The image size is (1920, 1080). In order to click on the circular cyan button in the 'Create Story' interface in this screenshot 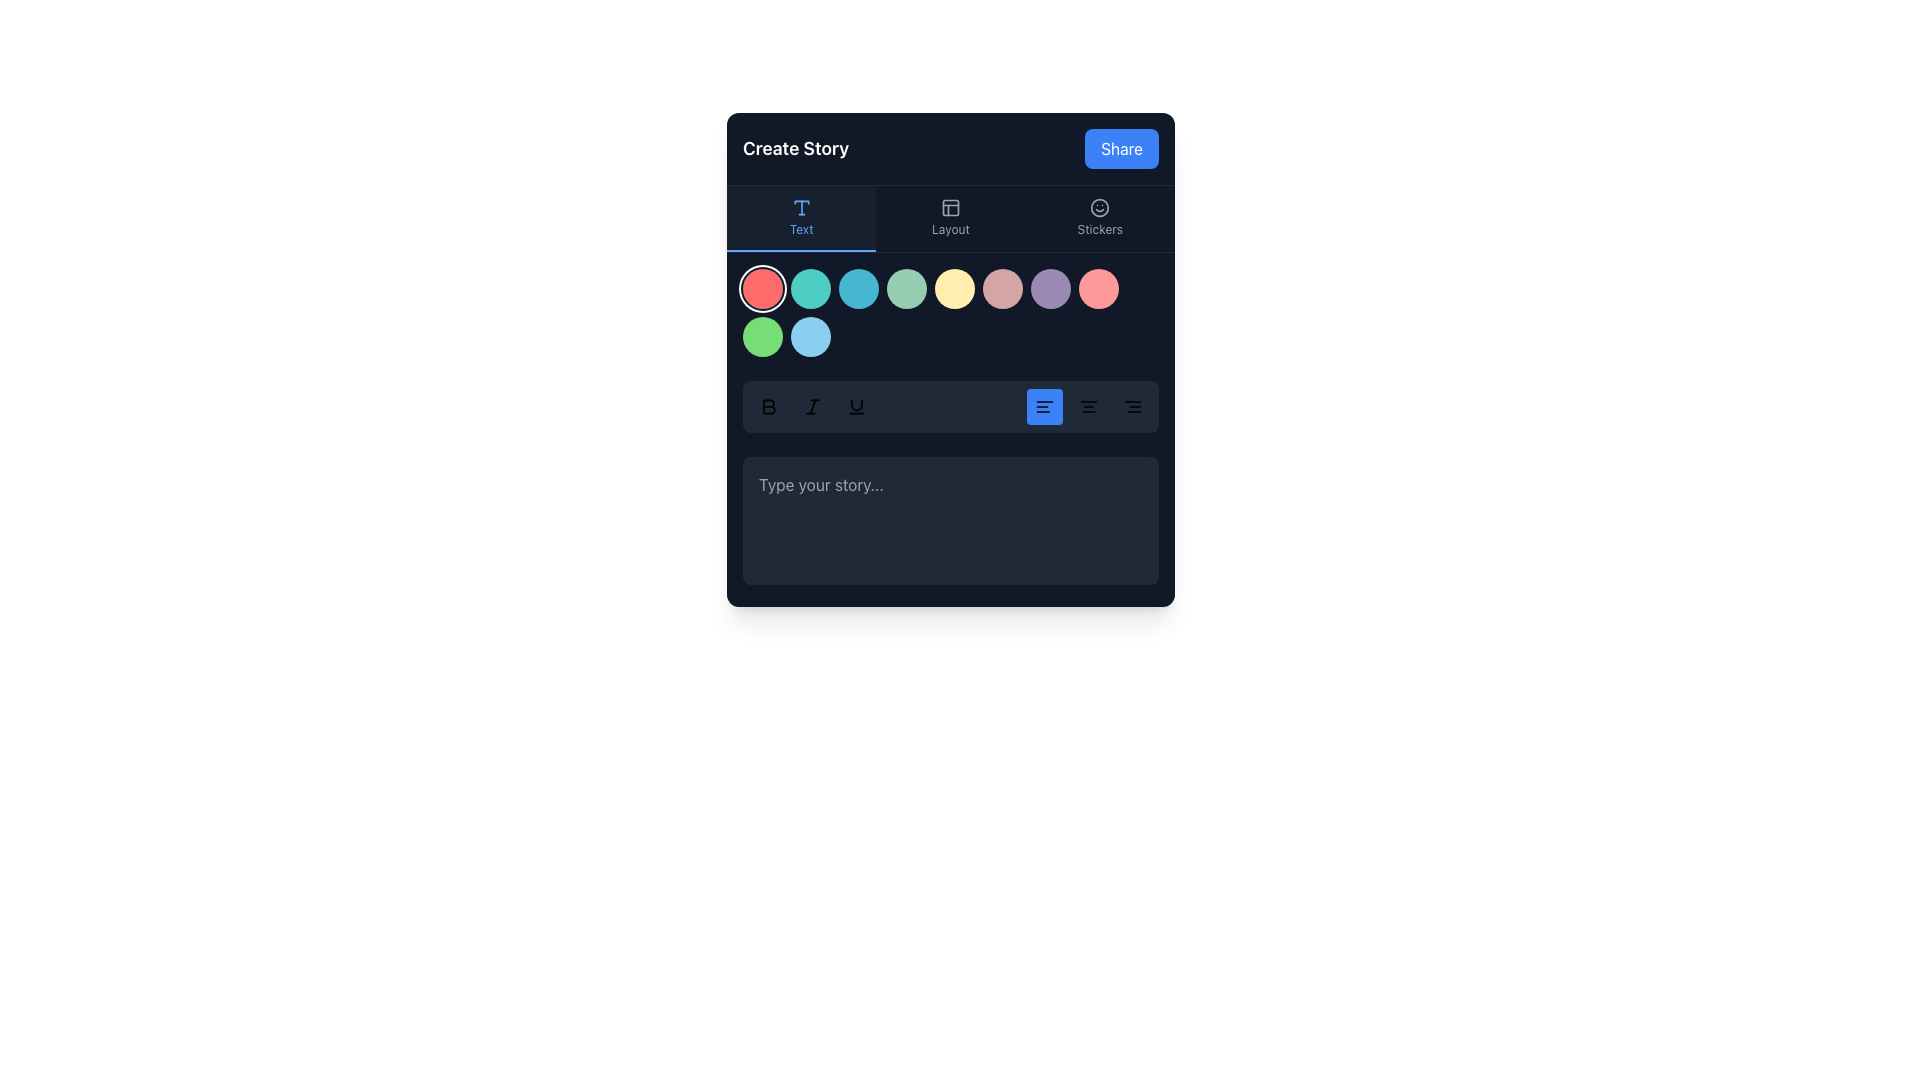, I will do `click(859, 289)`.